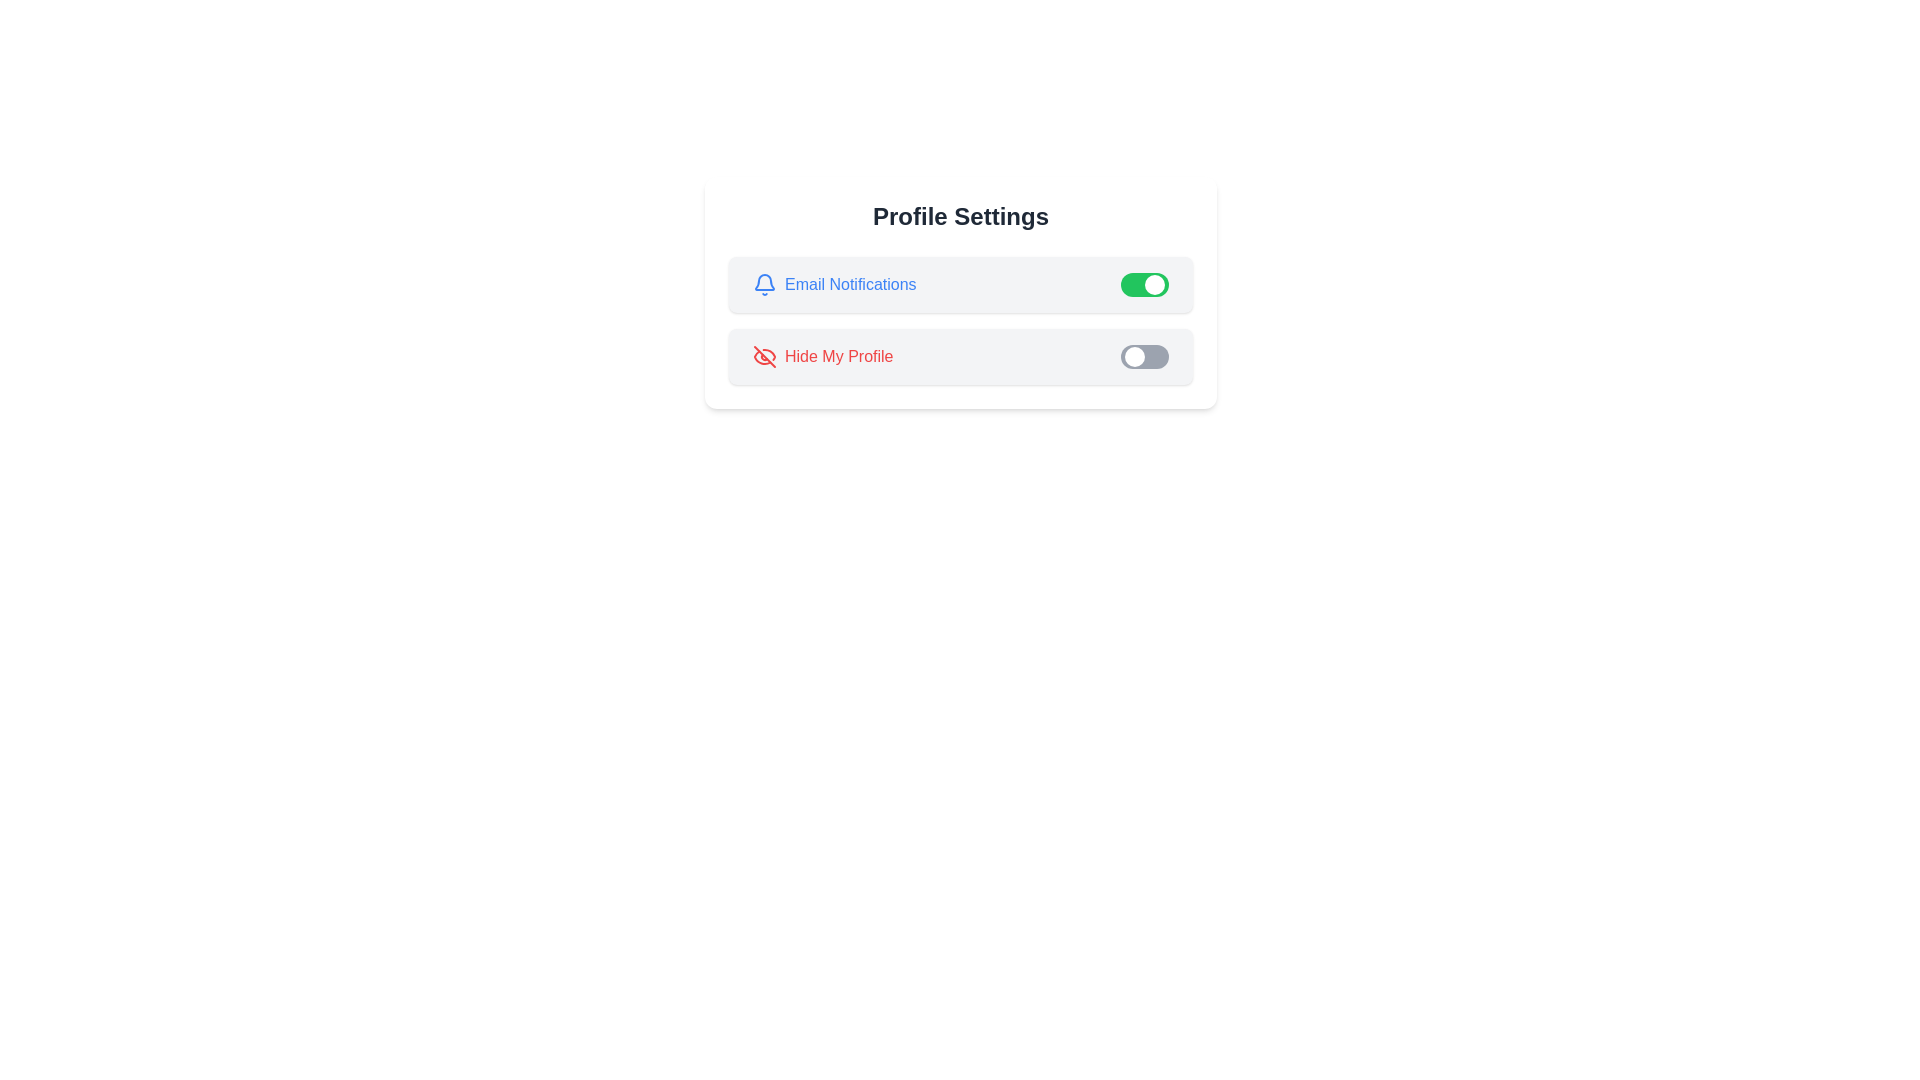 Image resolution: width=1920 pixels, height=1080 pixels. I want to click on the 'Hide My Profile' text label, which is styled in red and is part of the 'Profile Settings' section, located below 'Email Notifications' and to the right of the eye icon, so click(839, 356).